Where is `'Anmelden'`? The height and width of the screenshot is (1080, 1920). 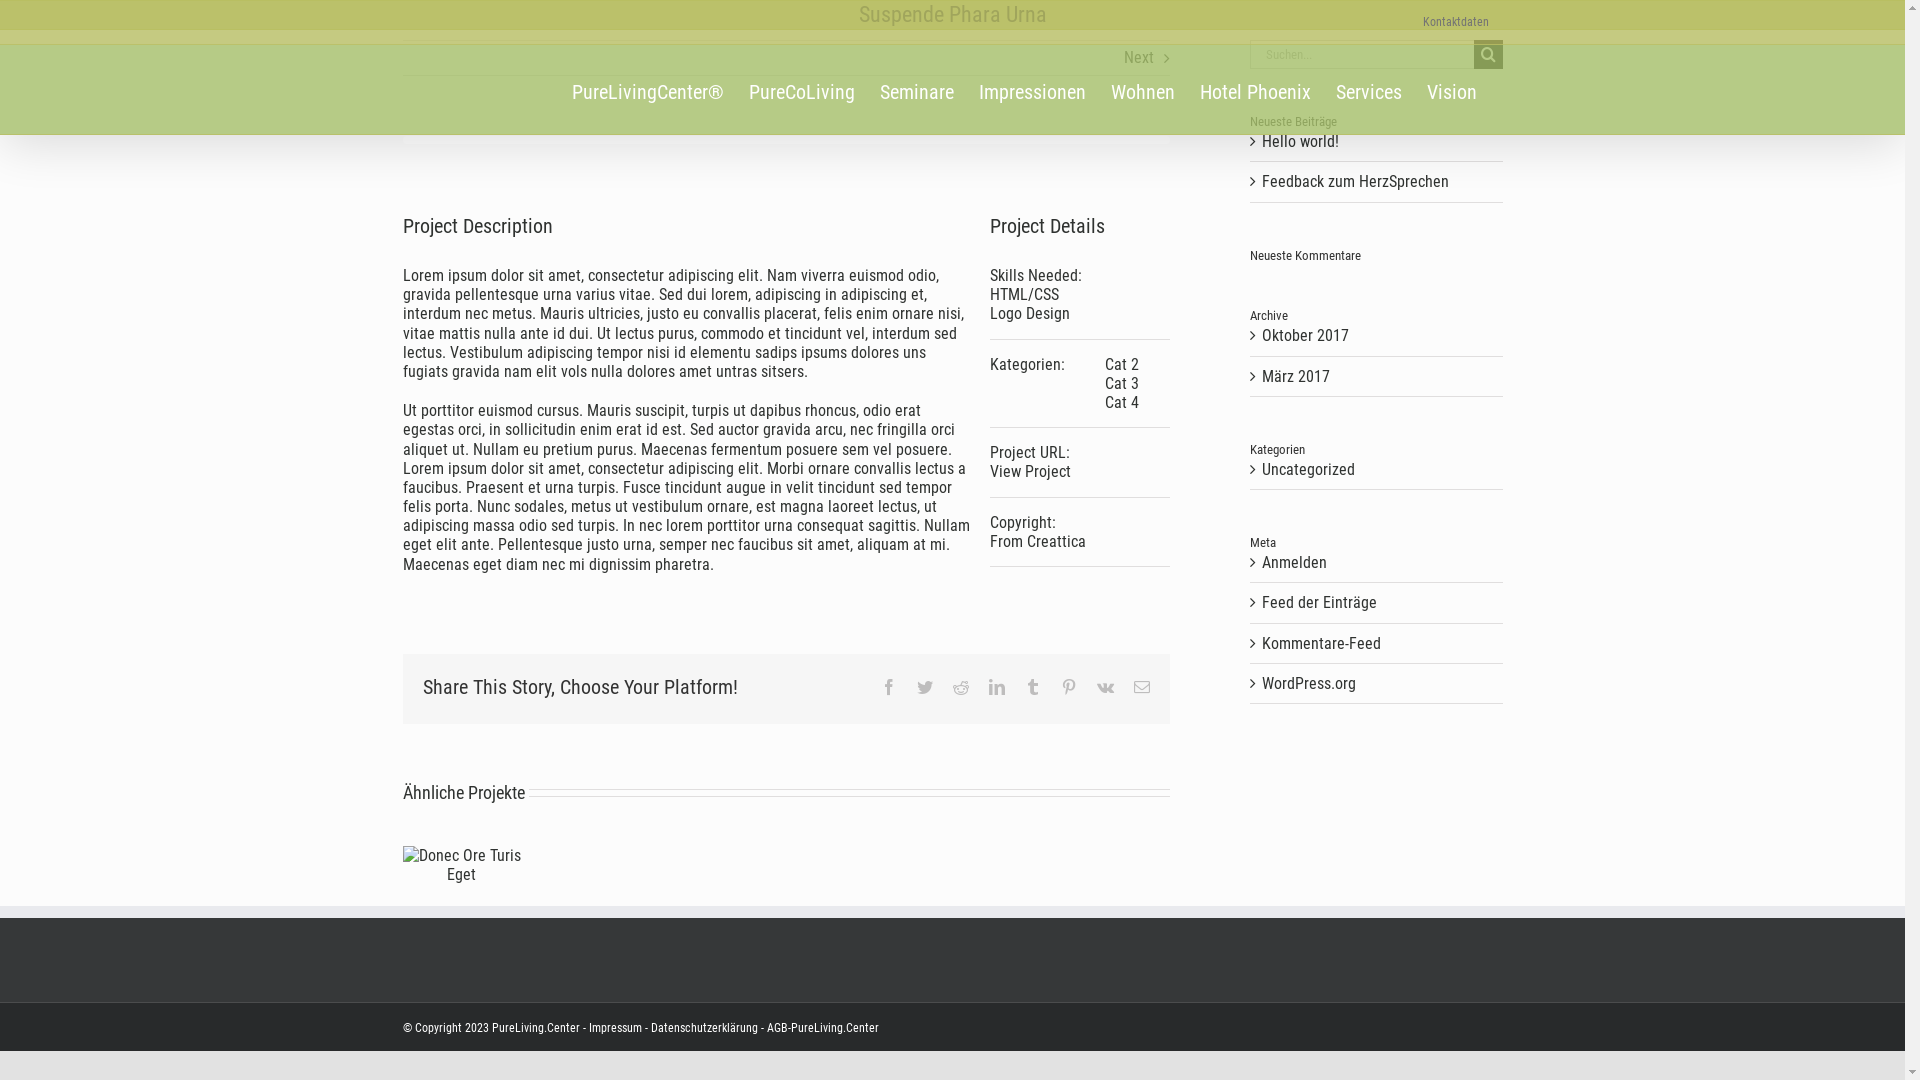 'Anmelden' is located at coordinates (1294, 562).